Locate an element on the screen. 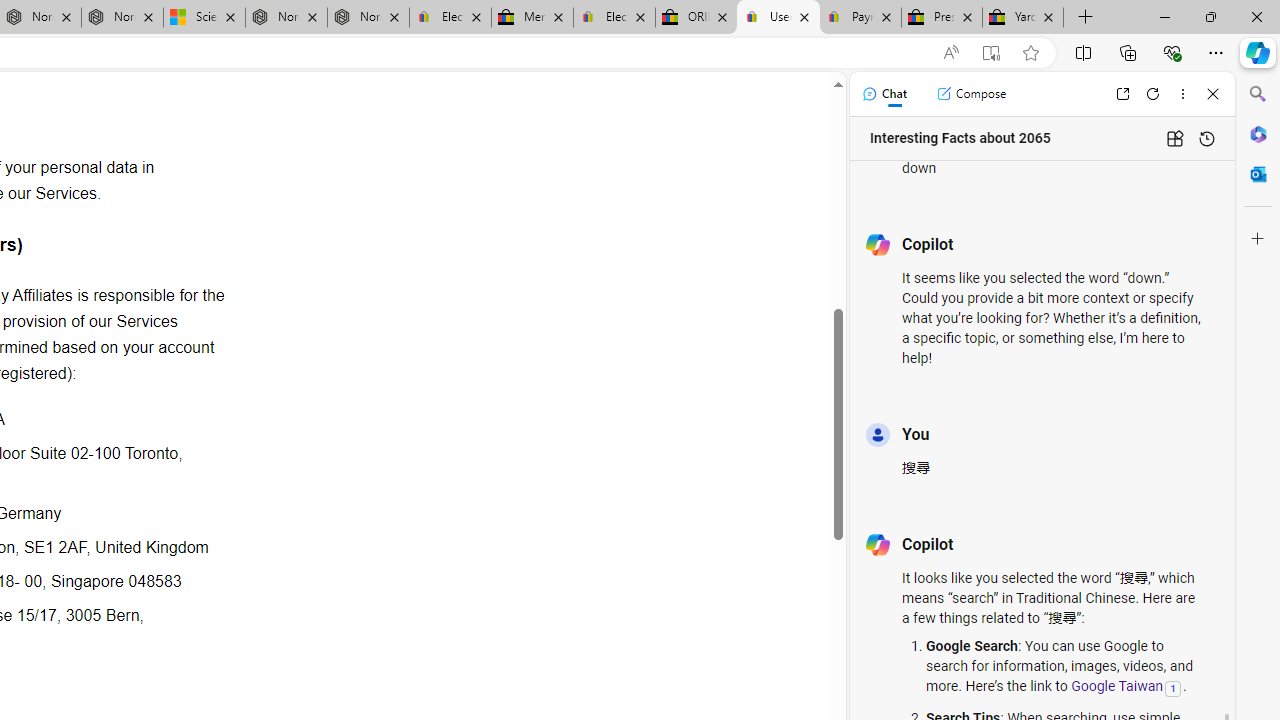 Image resolution: width=1280 pixels, height=720 pixels. 'Browser essentials' is located at coordinates (1171, 51).